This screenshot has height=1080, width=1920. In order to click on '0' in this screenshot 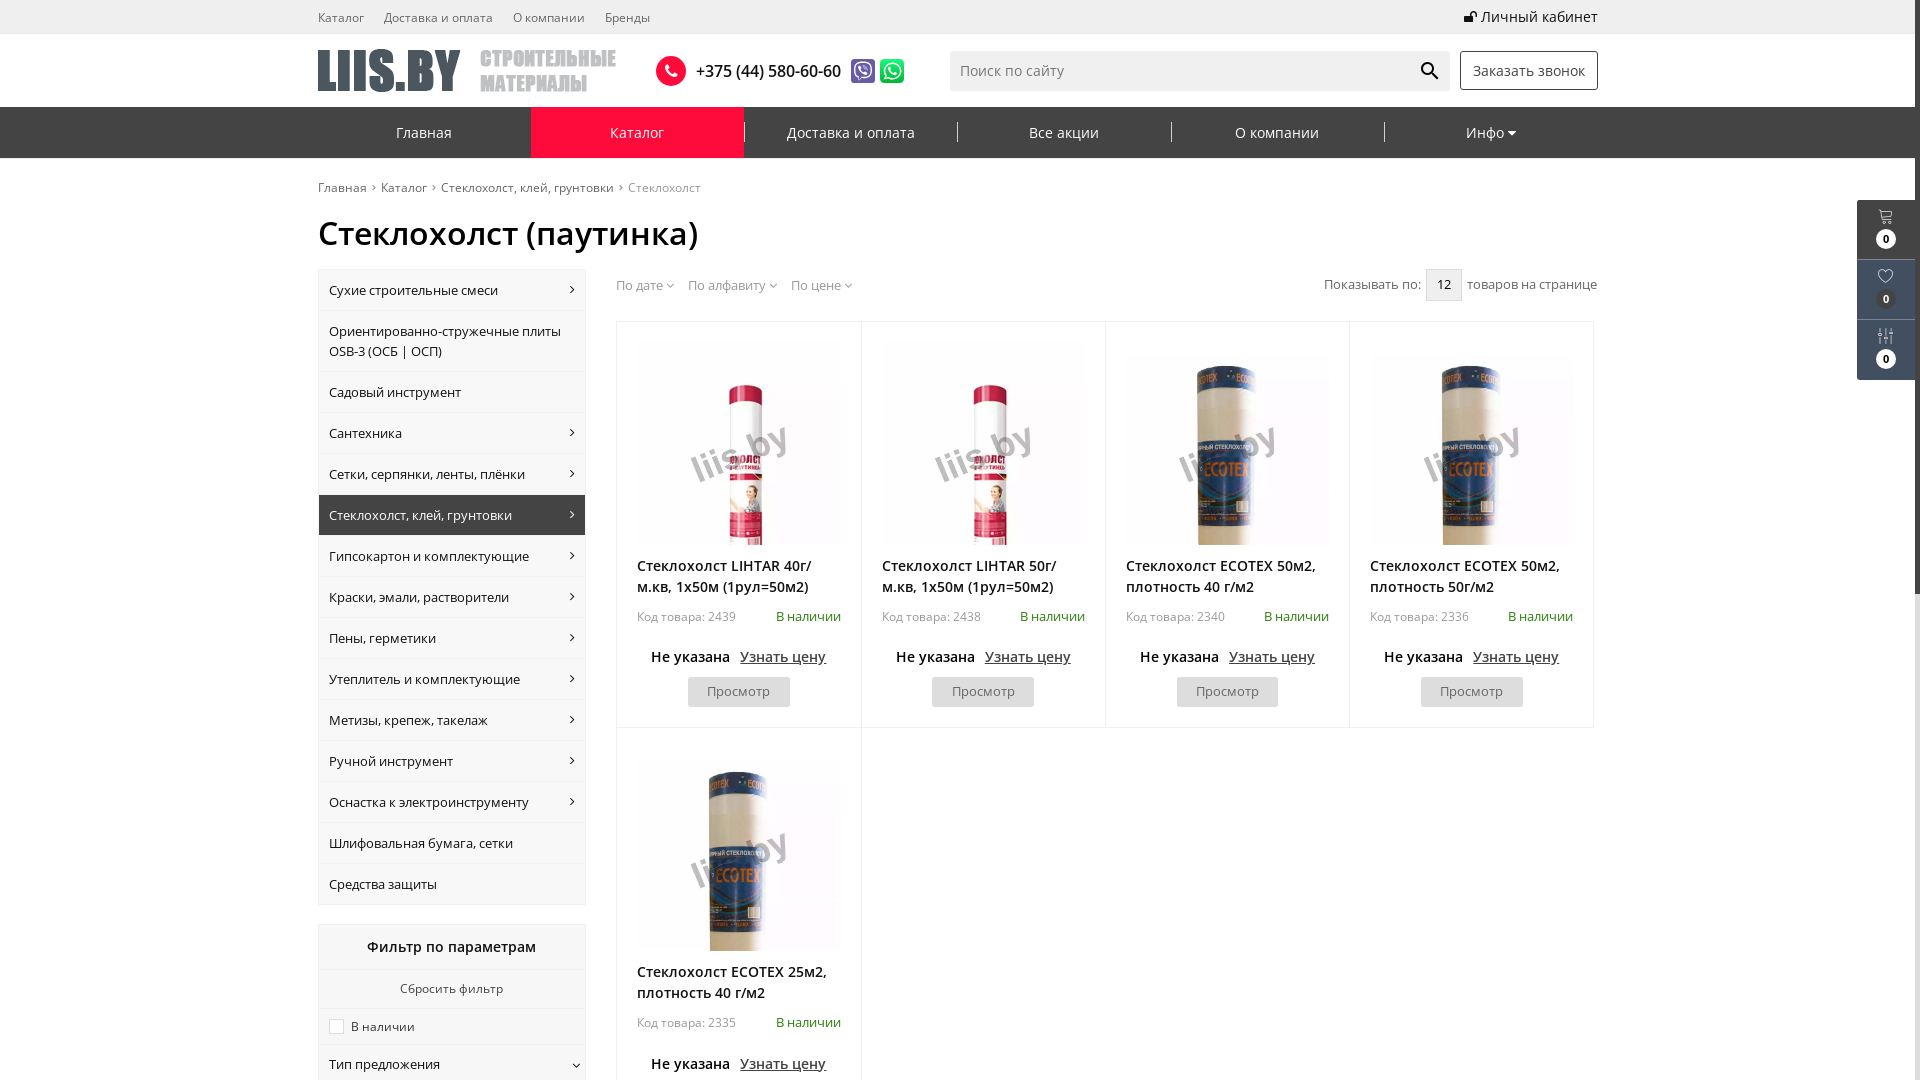, I will do `click(1885, 228)`.